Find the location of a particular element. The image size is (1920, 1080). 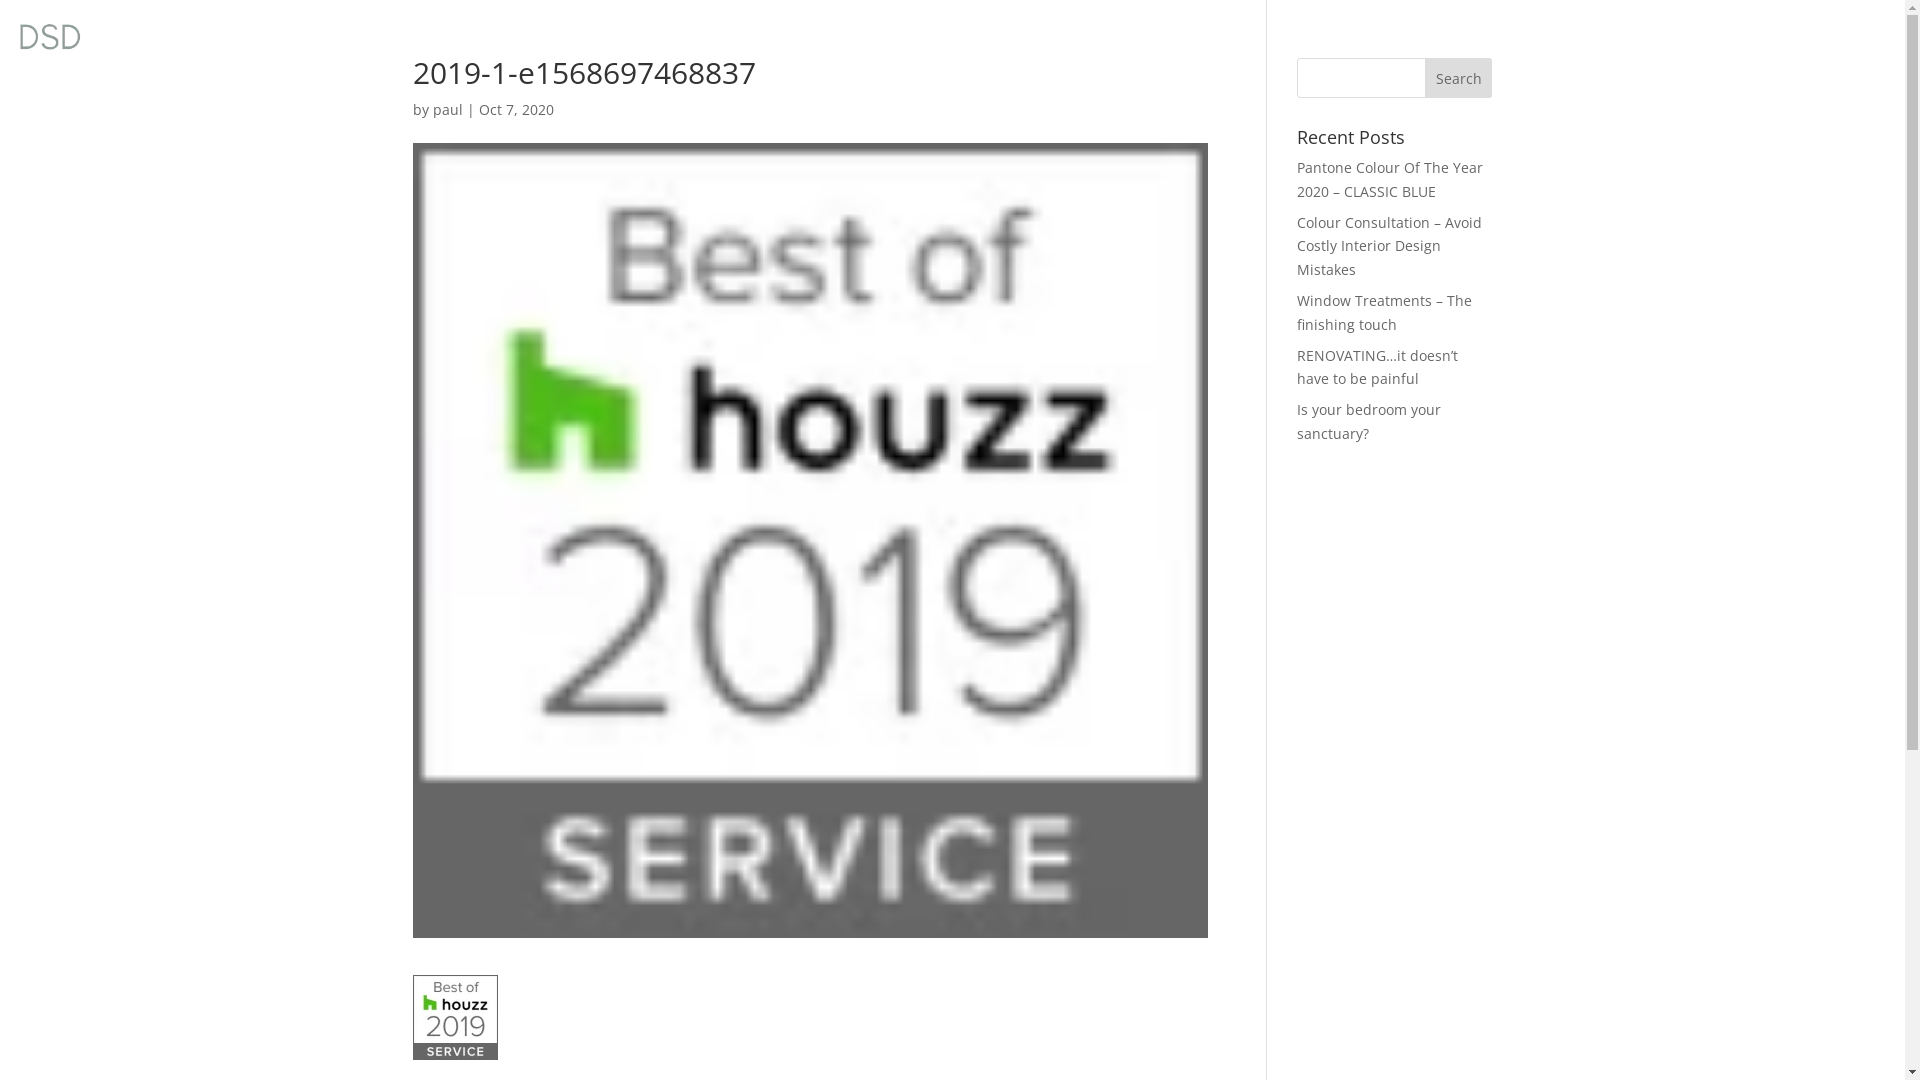

'Search' is located at coordinates (1459, 76).